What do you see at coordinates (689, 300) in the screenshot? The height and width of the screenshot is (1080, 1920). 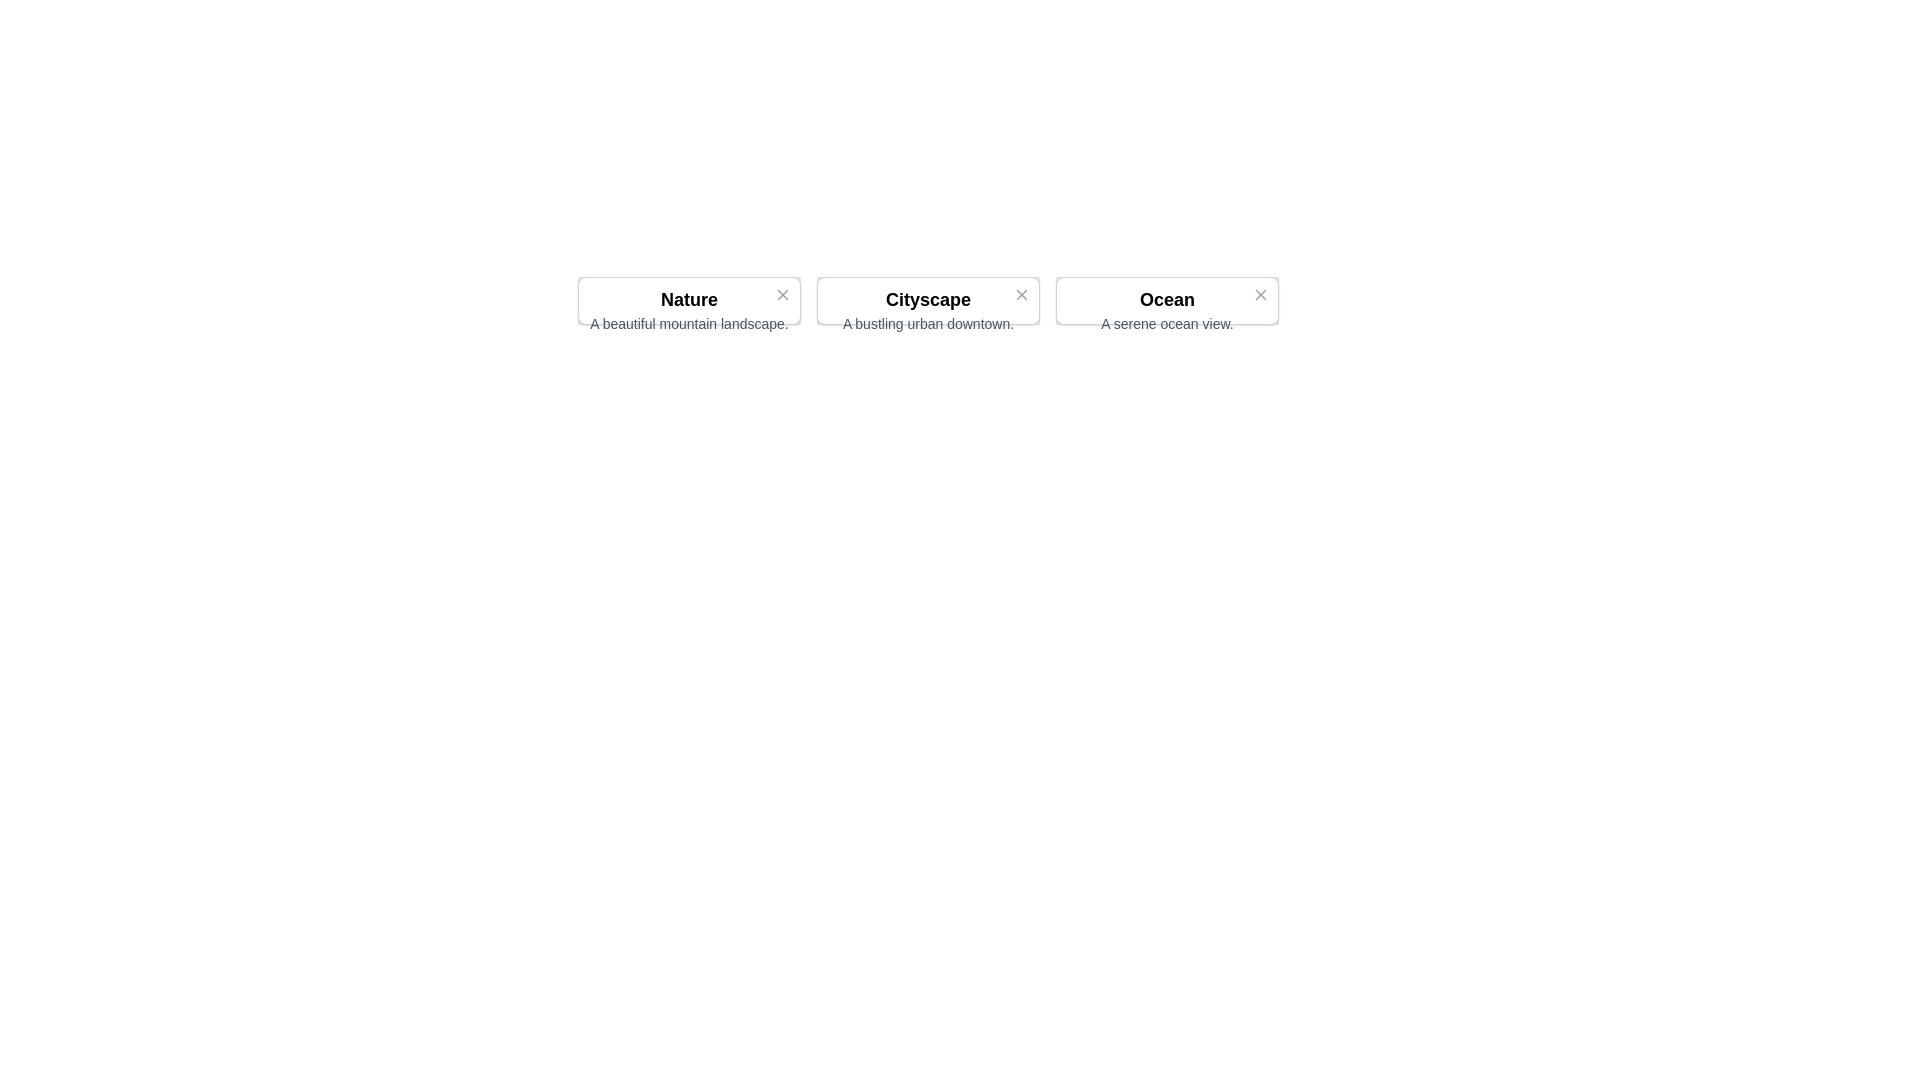 I see `the 'Nature' icon rectangle with rounded corners in the SVG structure, which is styled in a neutral color and is located to the left of a small circle` at bounding box center [689, 300].